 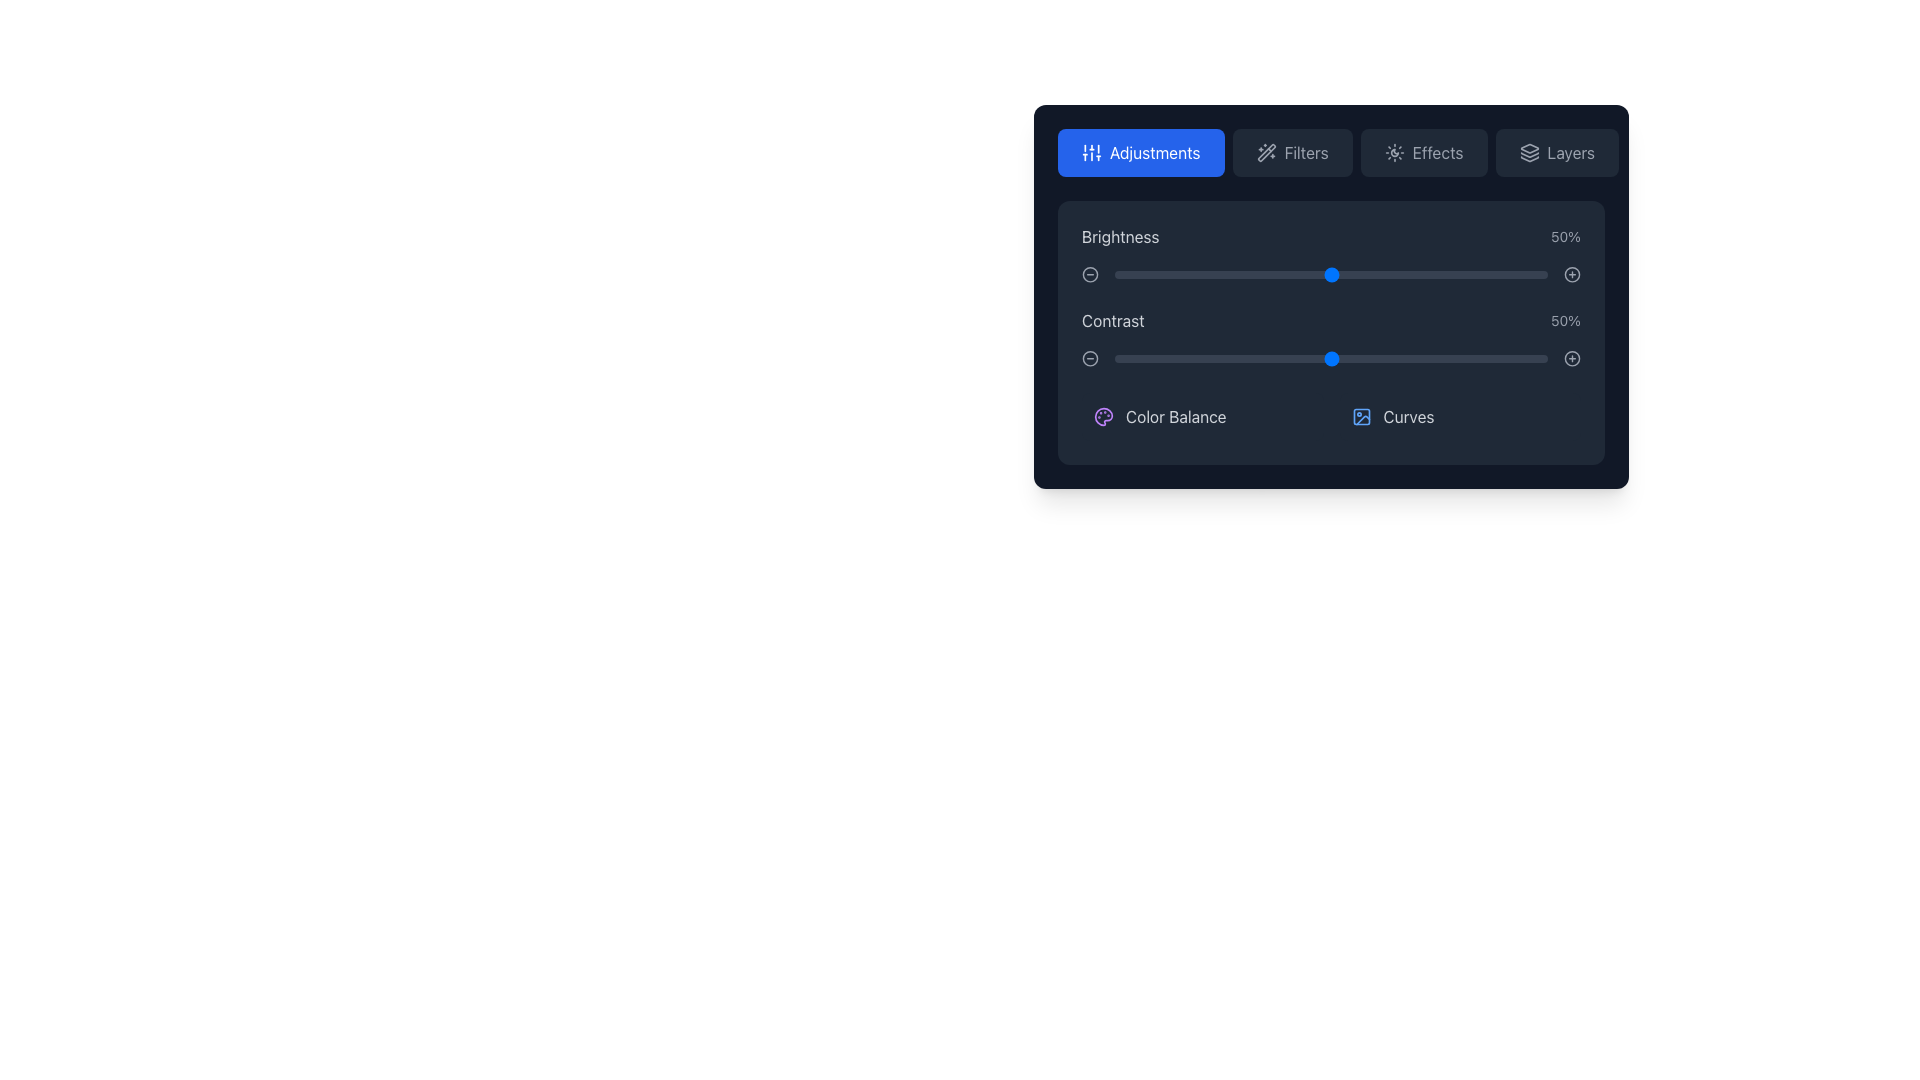 What do you see at coordinates (1120, 235) in the screenshot?
I see `the 'Brightness' label text styled in gray color to possibly display additional information` at bounding box center [1120, 235].